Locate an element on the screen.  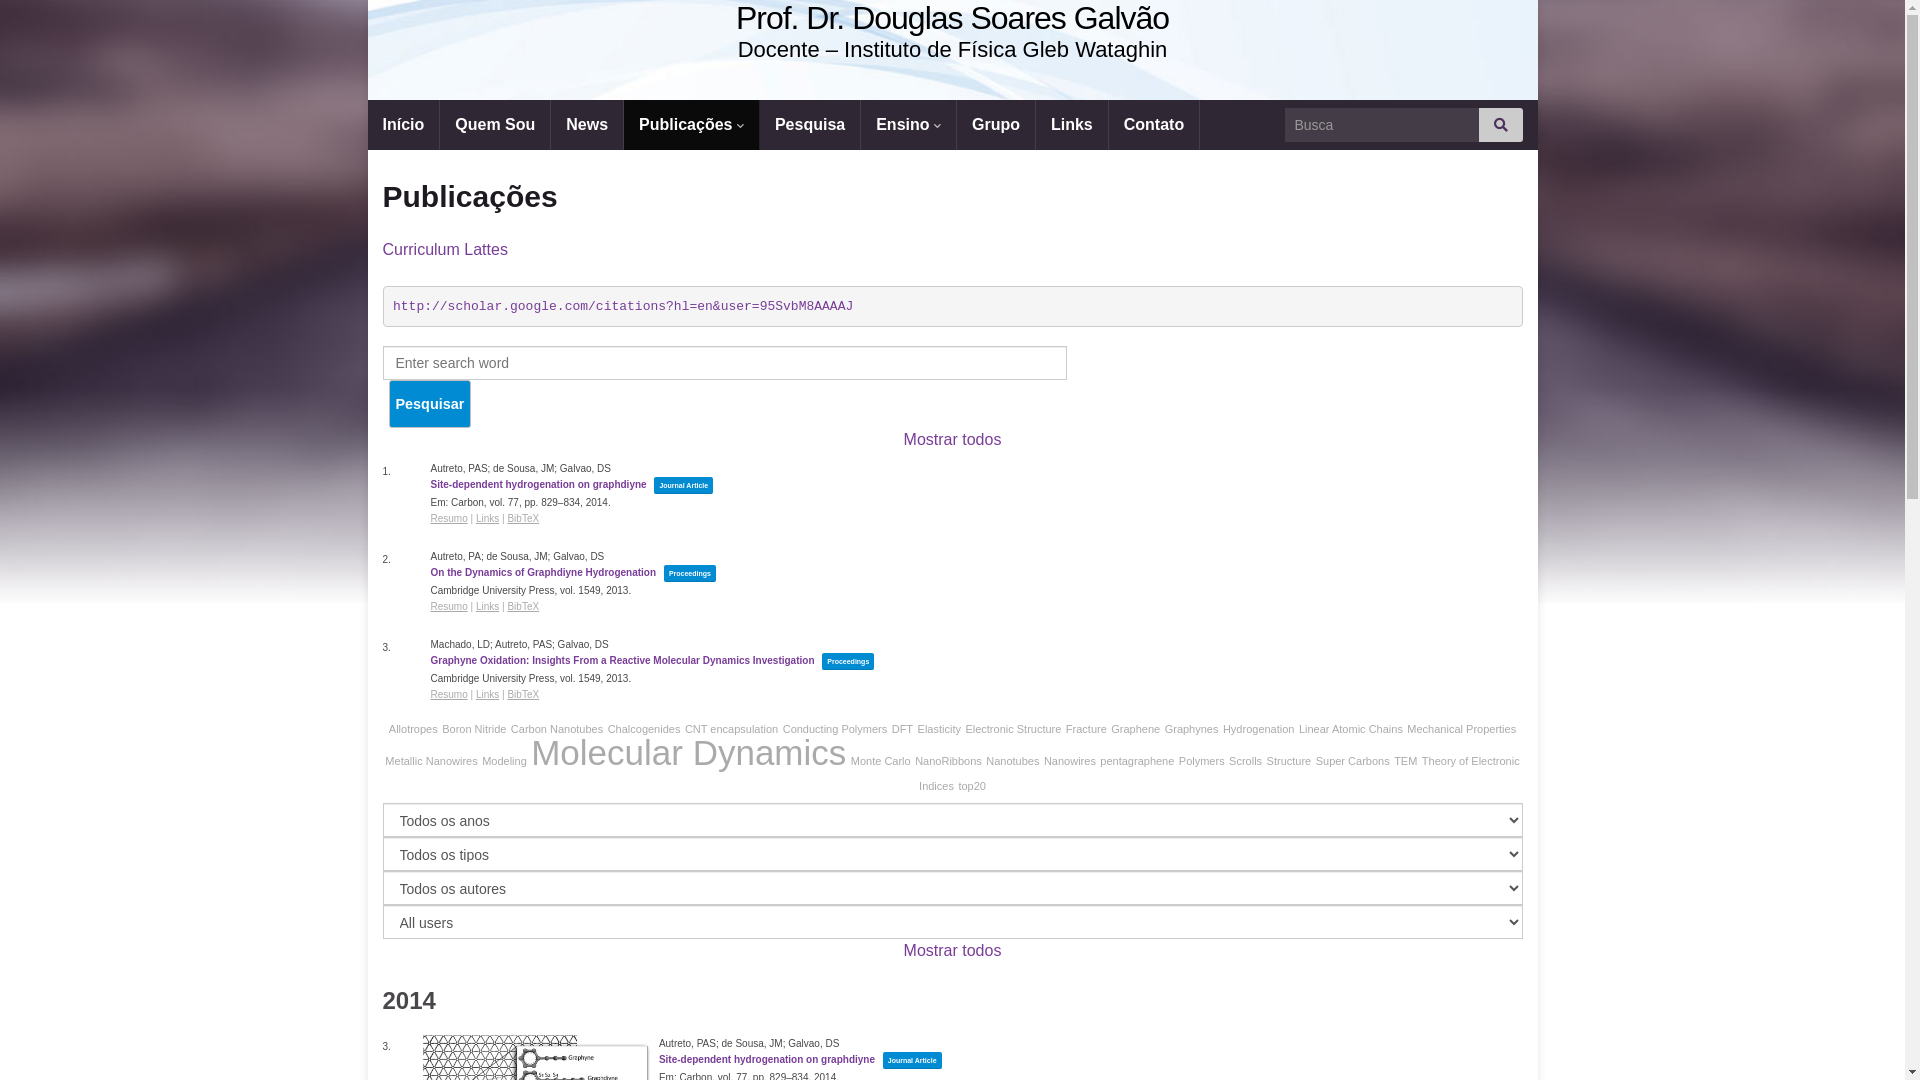
'Super Carbons' is located at coordinates (1353, 760).